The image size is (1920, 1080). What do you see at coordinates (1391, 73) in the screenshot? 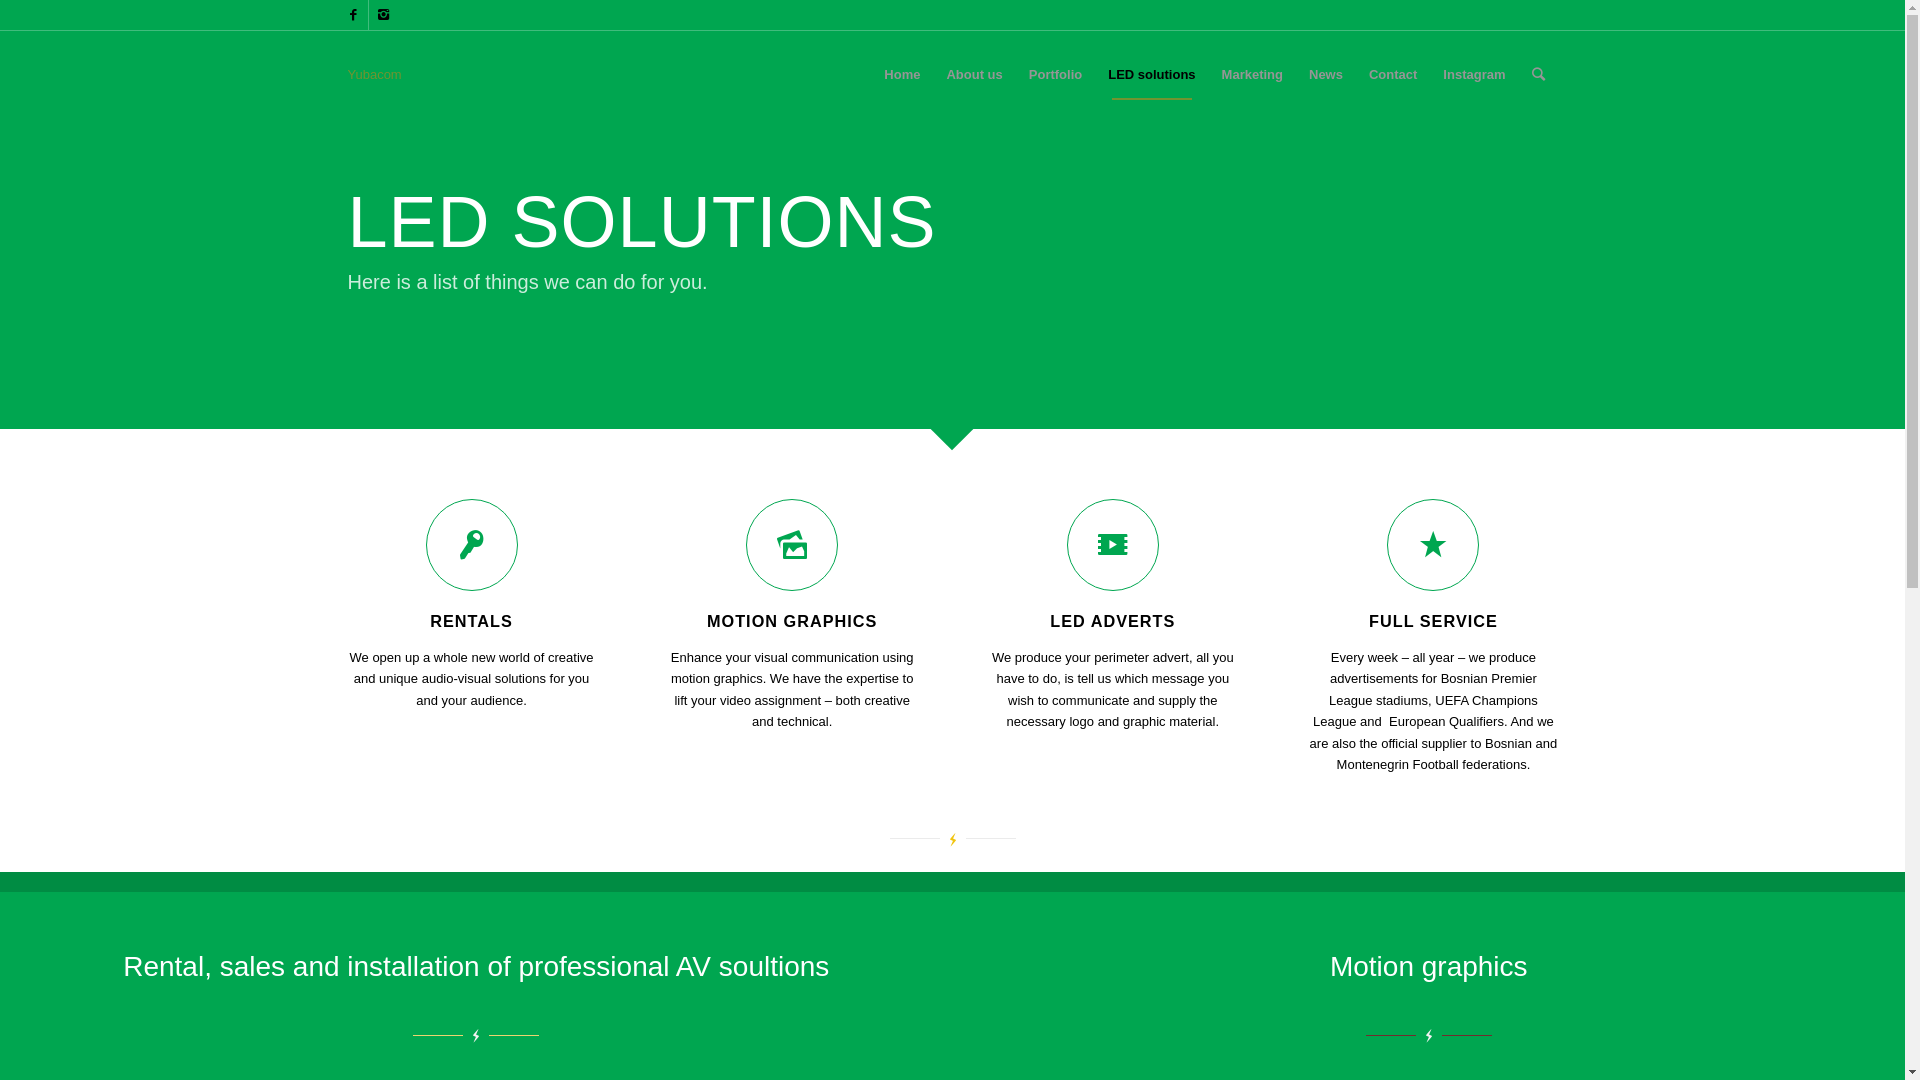
I see `'Contact'` at bounding box center [1391, 73].